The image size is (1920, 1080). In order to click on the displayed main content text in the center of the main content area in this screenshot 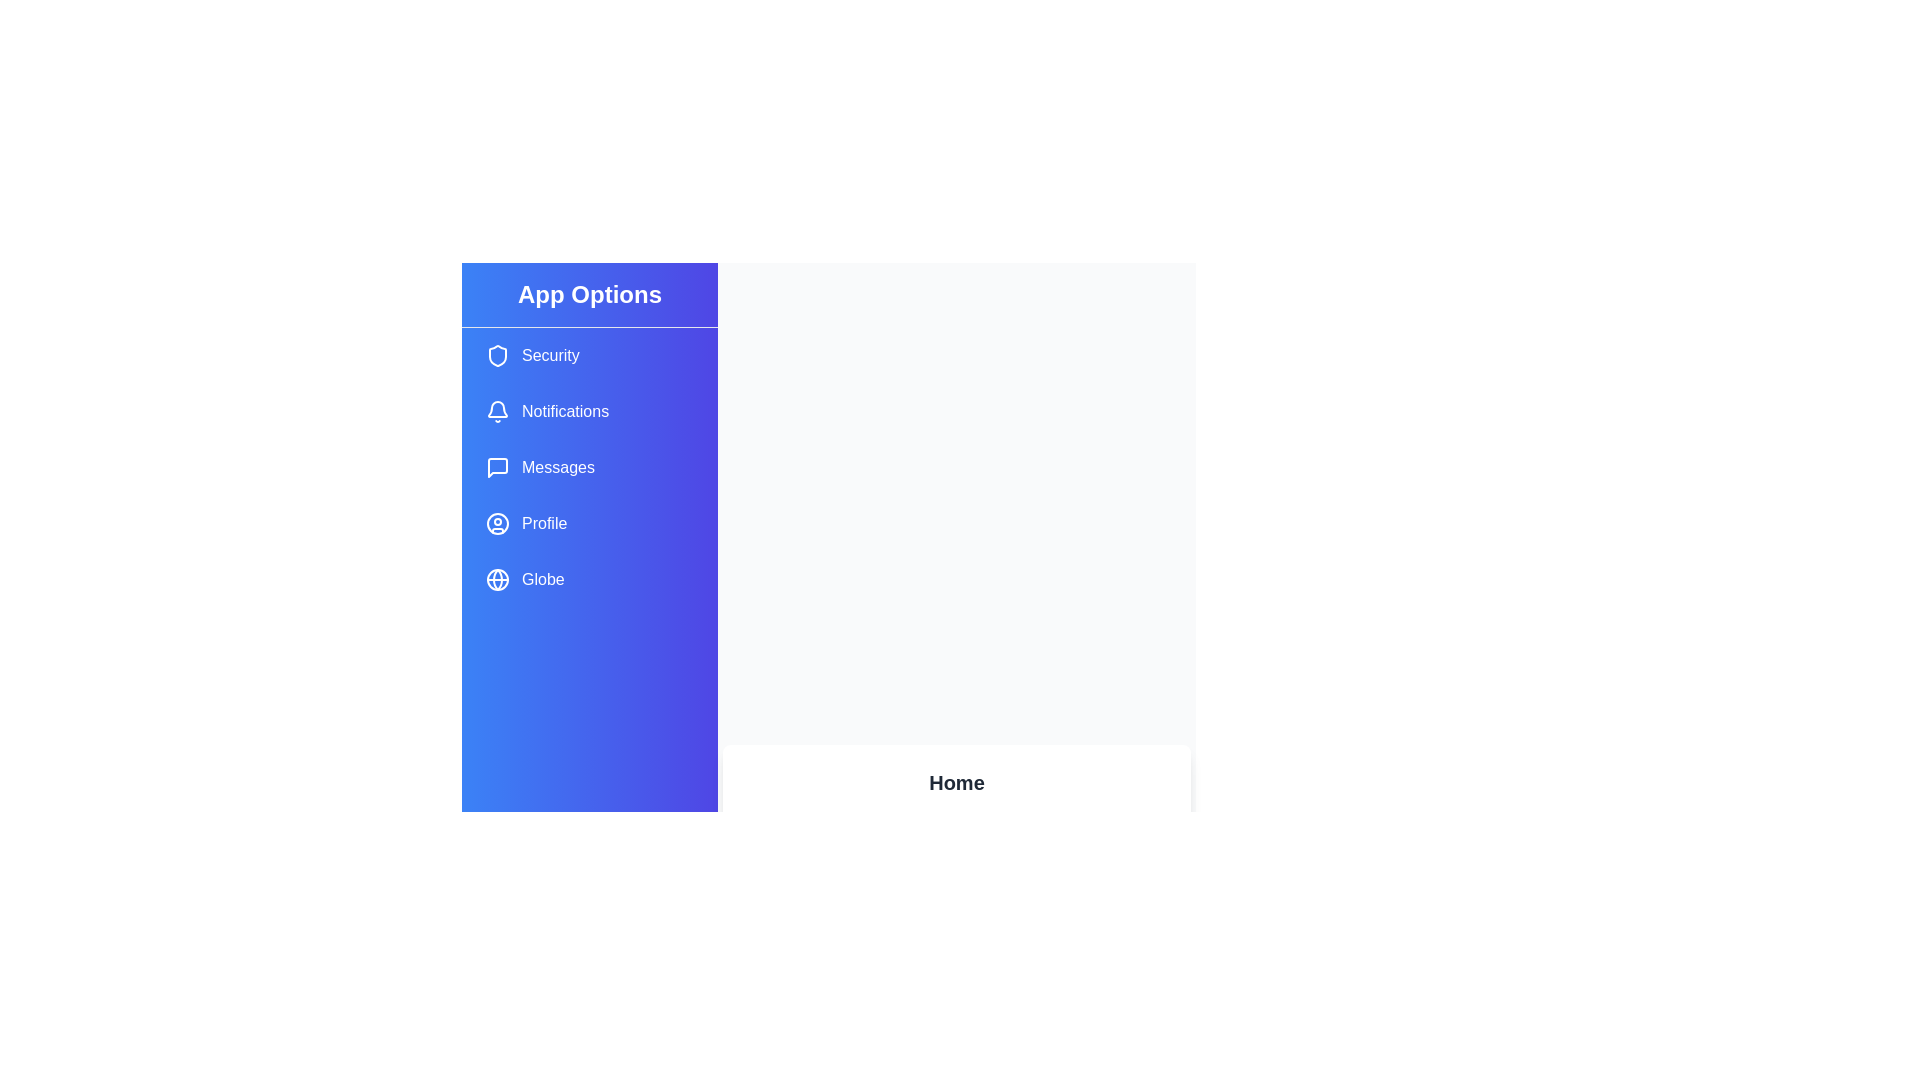, I will do `click(954, 801)`.